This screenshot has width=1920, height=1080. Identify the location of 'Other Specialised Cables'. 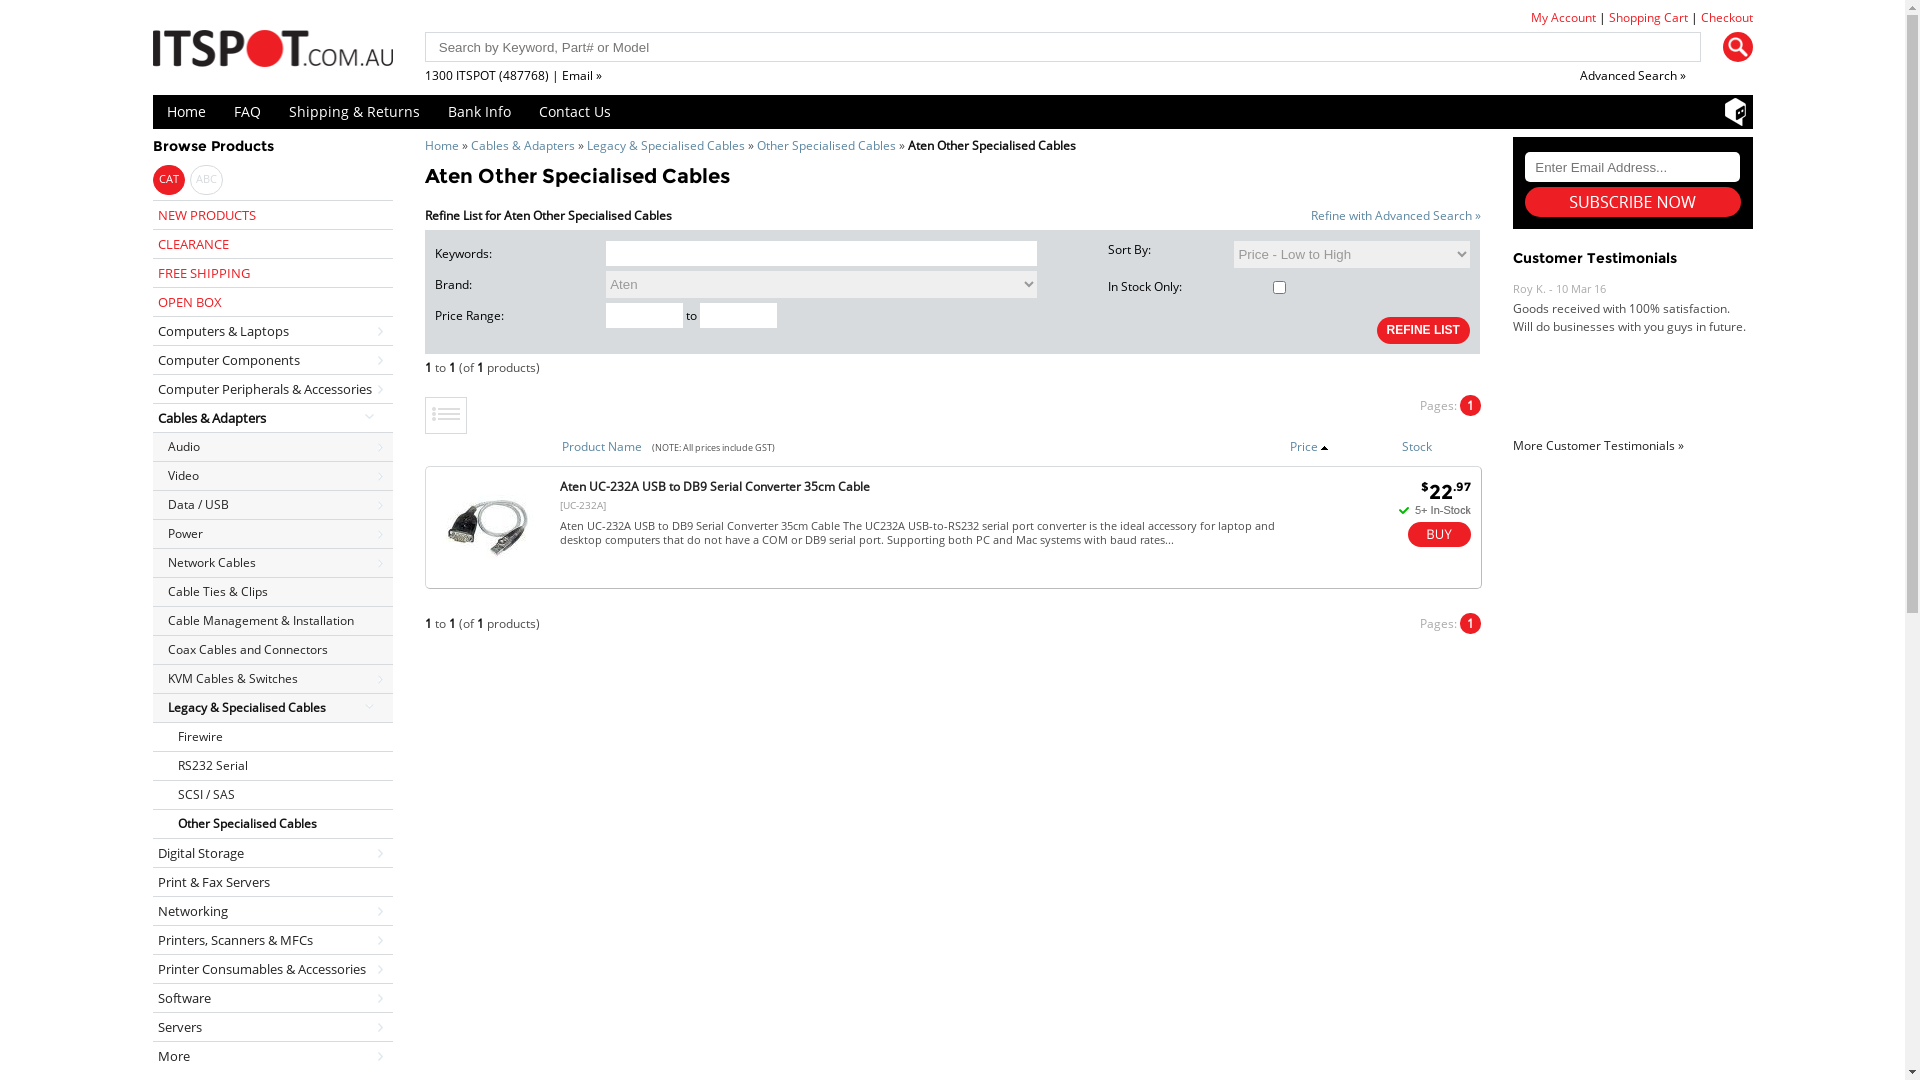
(271, 823).